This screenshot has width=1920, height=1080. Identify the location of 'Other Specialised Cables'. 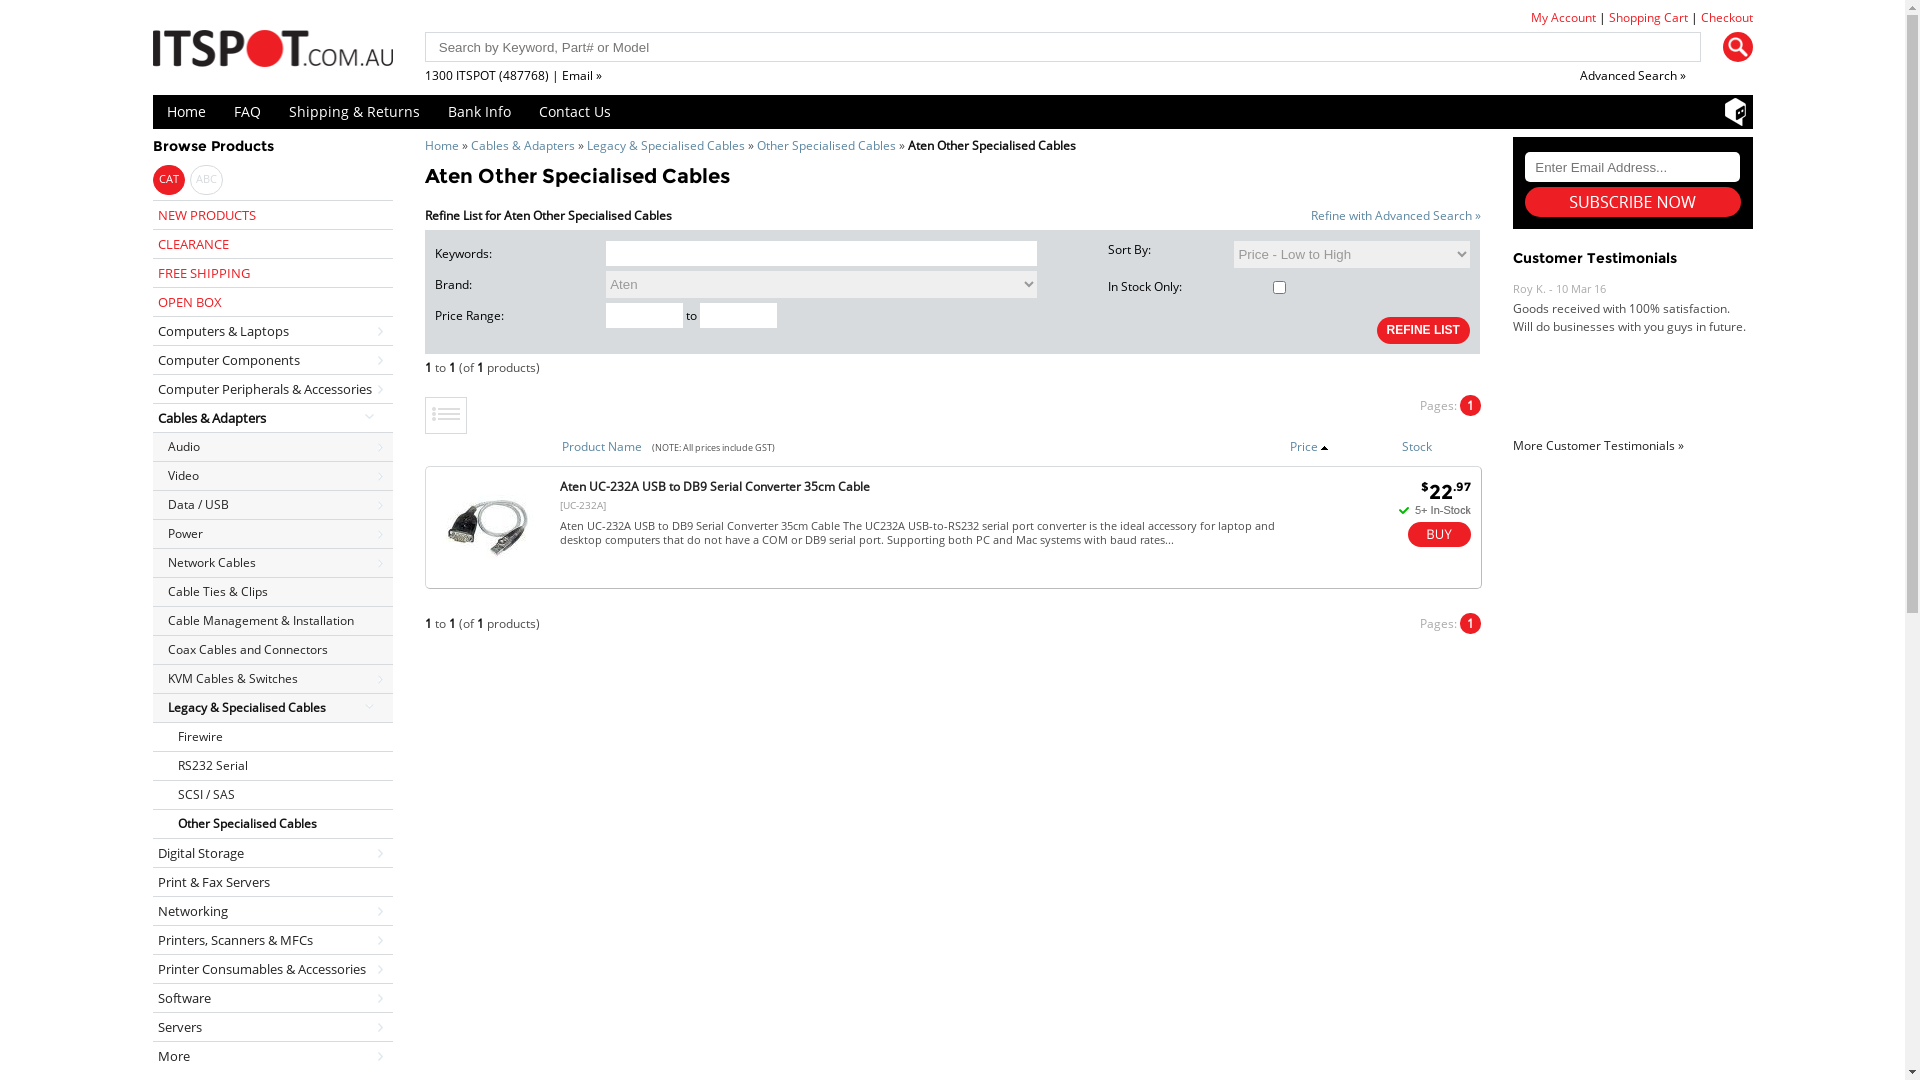
(271, 823).